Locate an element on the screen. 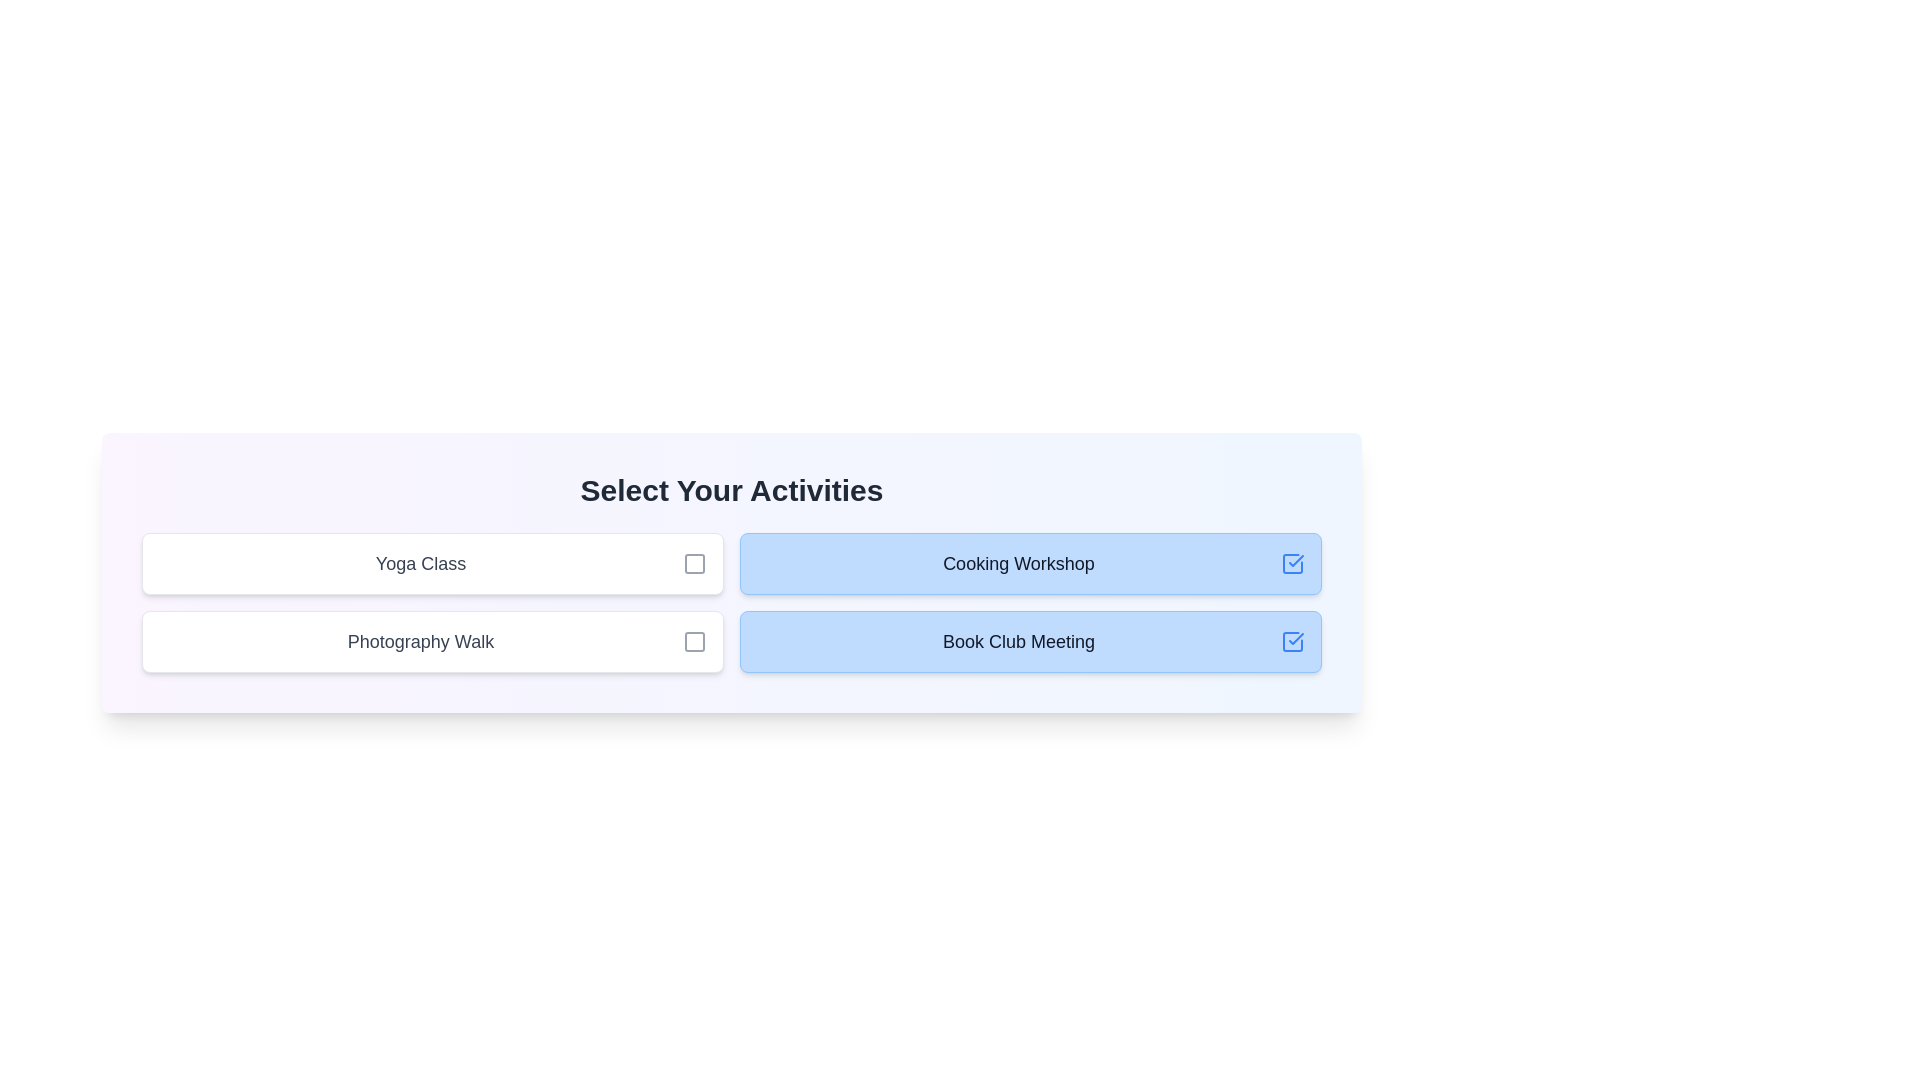 This screenshot has height=1080, width=1920. the activity Cooking Workshop is located at coordinates (1031, 563).